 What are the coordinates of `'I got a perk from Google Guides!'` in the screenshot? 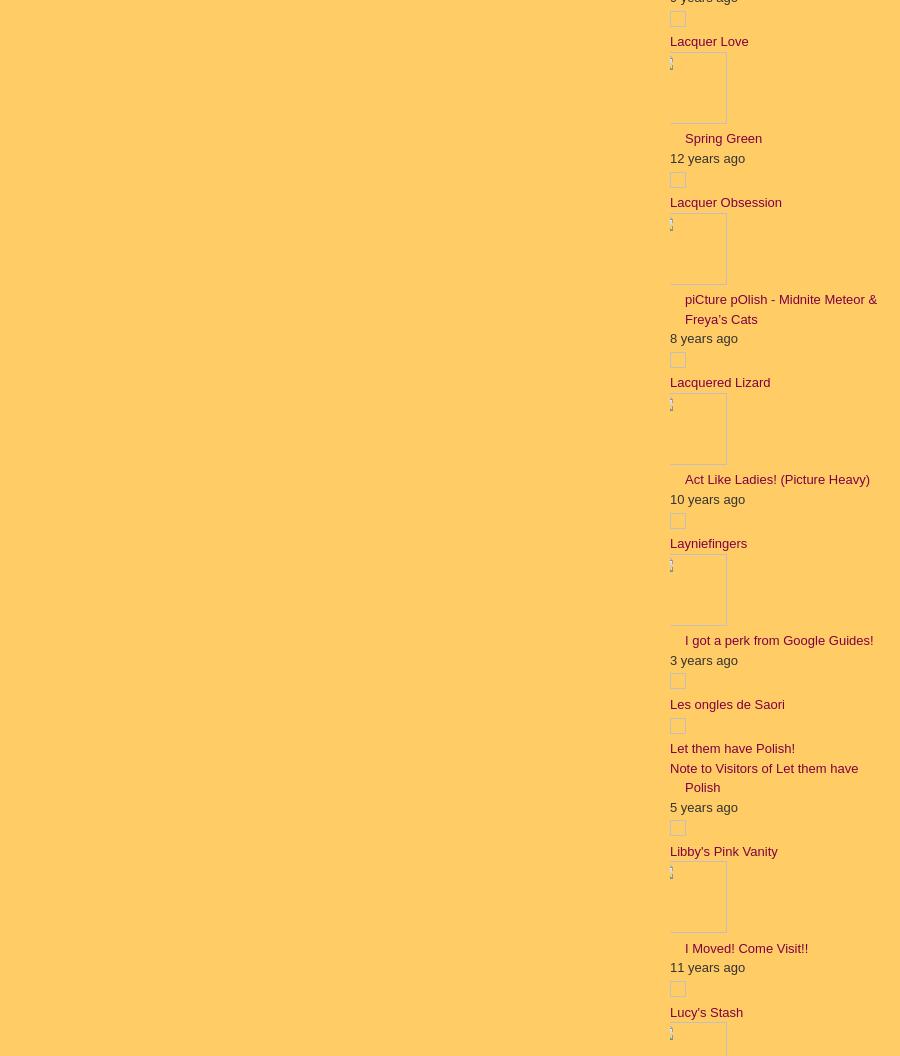 It's located at (778, 639).